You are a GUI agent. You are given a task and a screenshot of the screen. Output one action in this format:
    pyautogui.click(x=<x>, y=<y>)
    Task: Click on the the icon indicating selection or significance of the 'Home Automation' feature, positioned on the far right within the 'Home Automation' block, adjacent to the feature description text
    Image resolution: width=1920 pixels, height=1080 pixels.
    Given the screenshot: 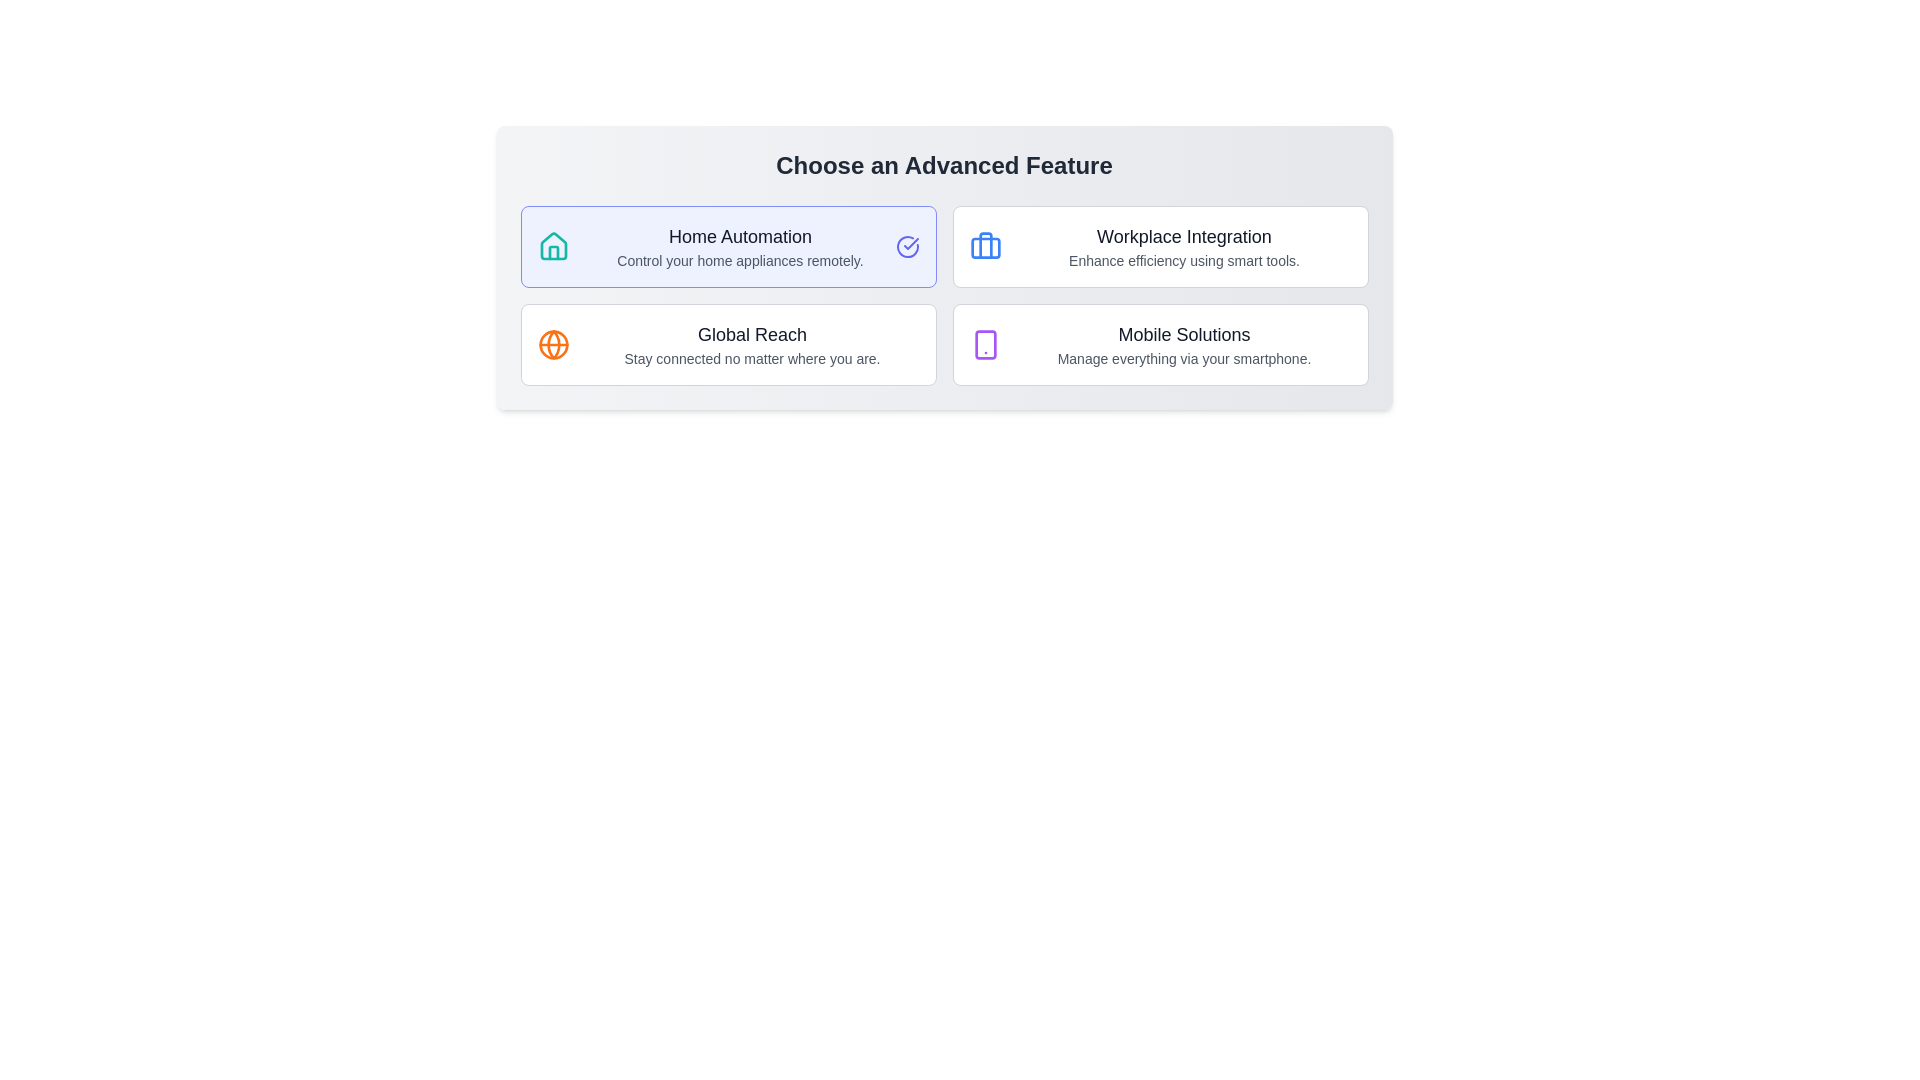 What is the action you would take?
    pyautogui.click(x=906, y=245)
    